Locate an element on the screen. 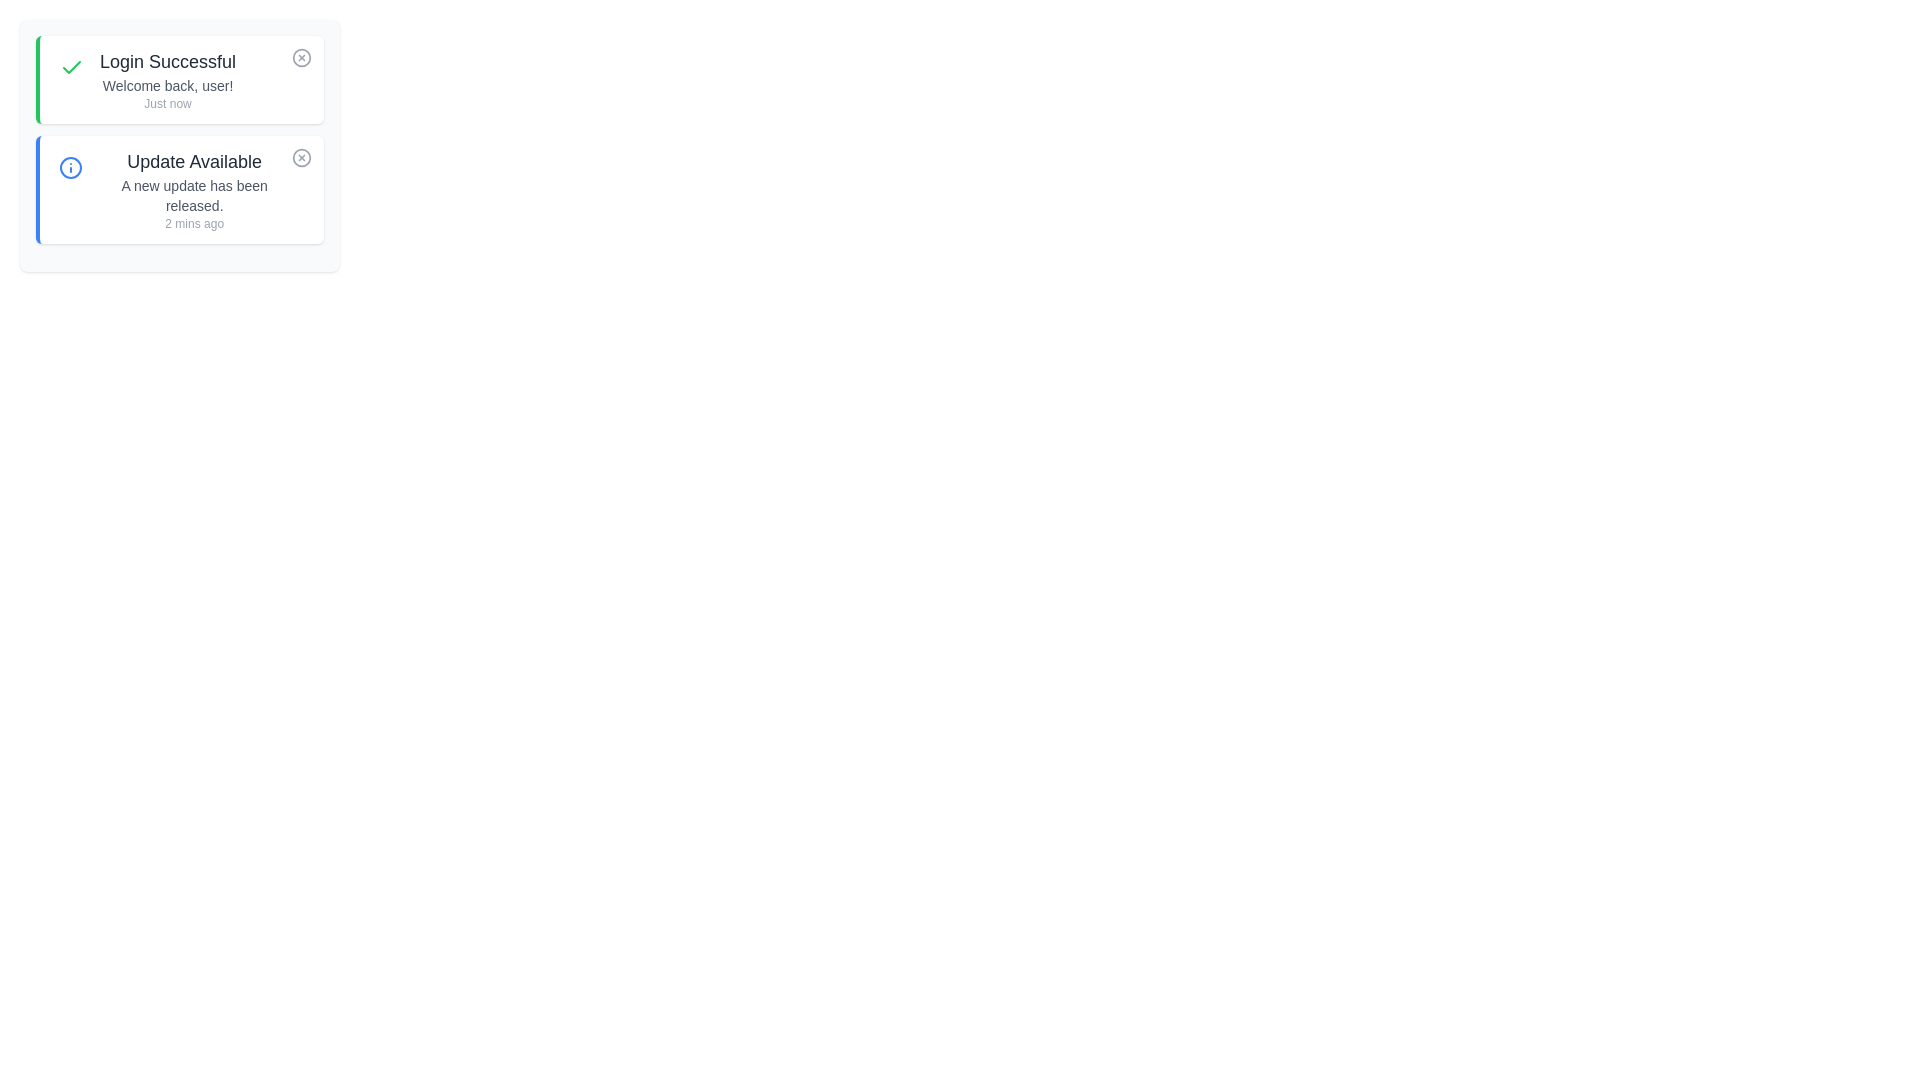 The width and height of the screenshot is (1920, 1080). the success indicator icon located in the top-left corner of the 'Login Successful' card, adjacent to the green border line is located at coordinates (72, 66).